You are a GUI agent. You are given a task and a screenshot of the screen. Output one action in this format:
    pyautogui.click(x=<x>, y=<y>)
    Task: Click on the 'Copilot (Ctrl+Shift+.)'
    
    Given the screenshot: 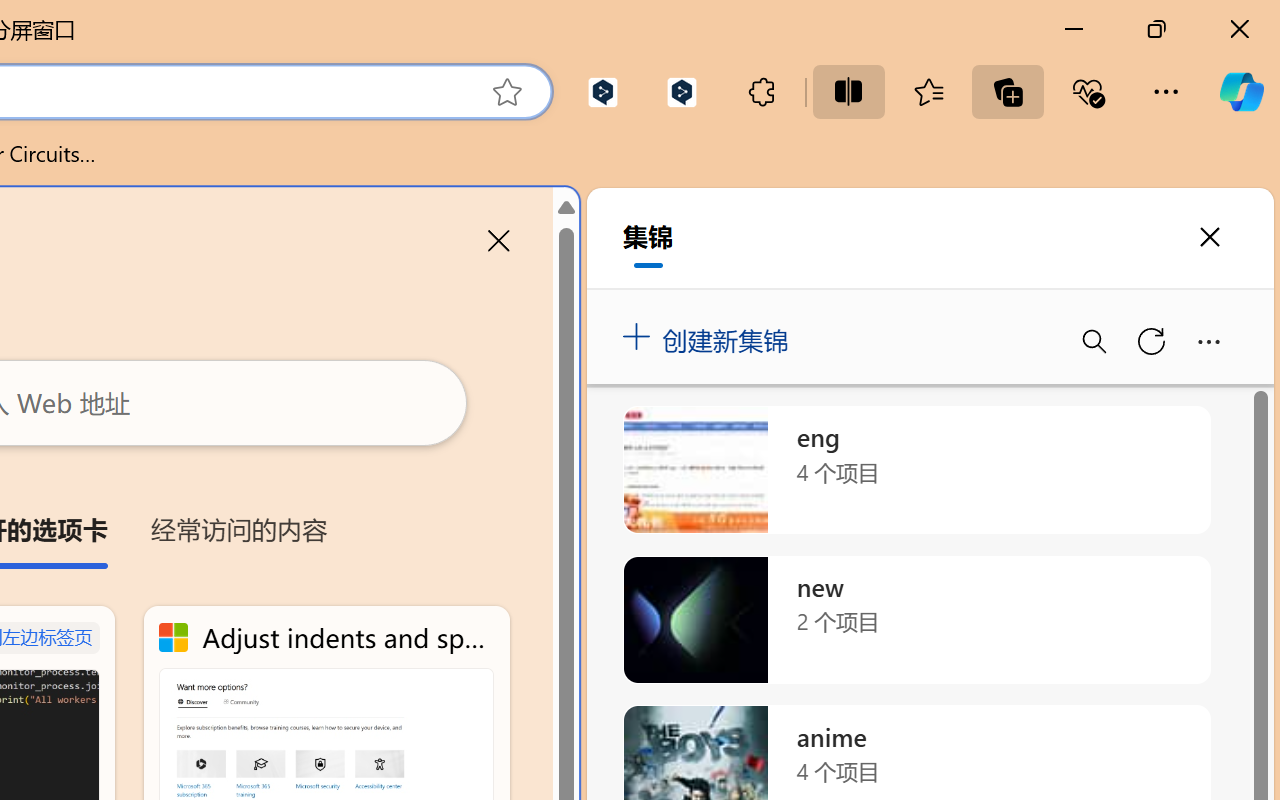 What is the action you would take?
    pyautogui.click(x=1240, y=91)
    